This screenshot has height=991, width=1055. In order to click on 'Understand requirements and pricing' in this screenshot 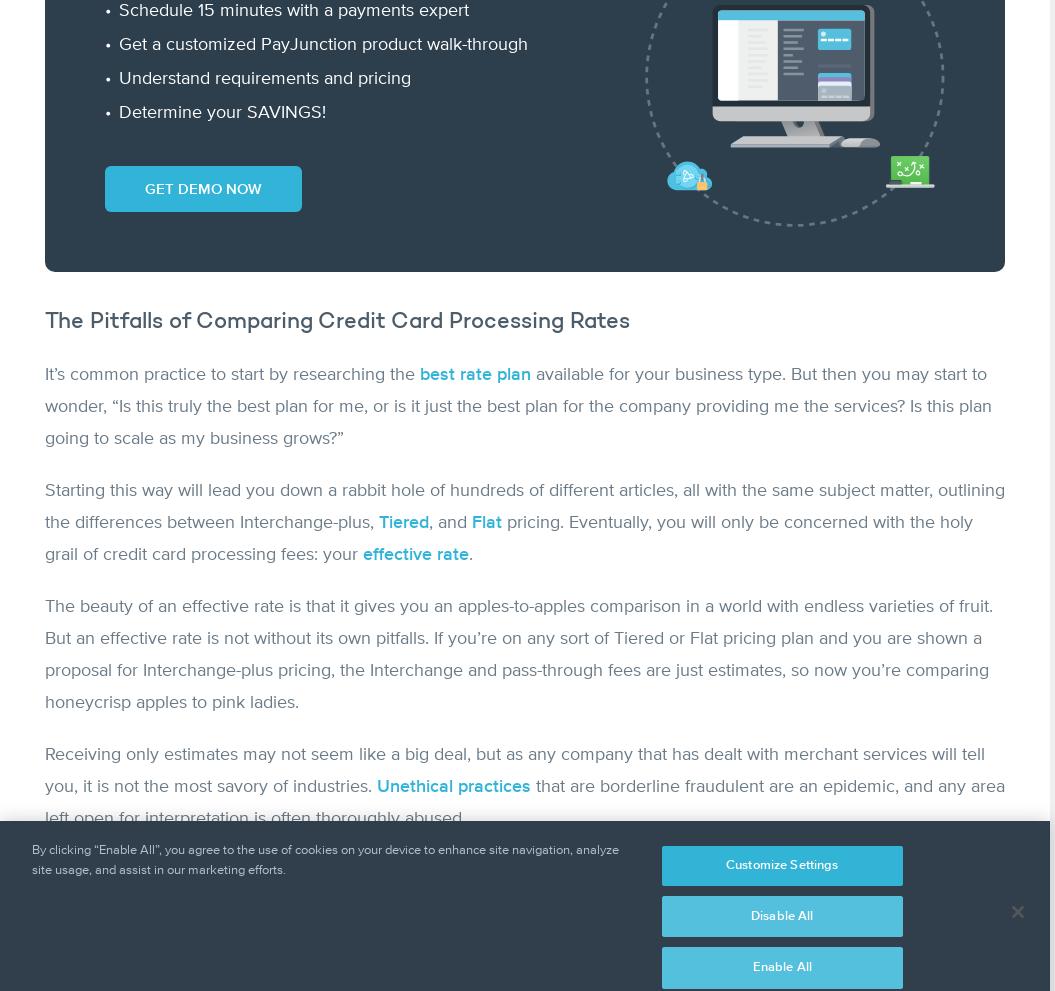, I will do `click(119, 77)`.